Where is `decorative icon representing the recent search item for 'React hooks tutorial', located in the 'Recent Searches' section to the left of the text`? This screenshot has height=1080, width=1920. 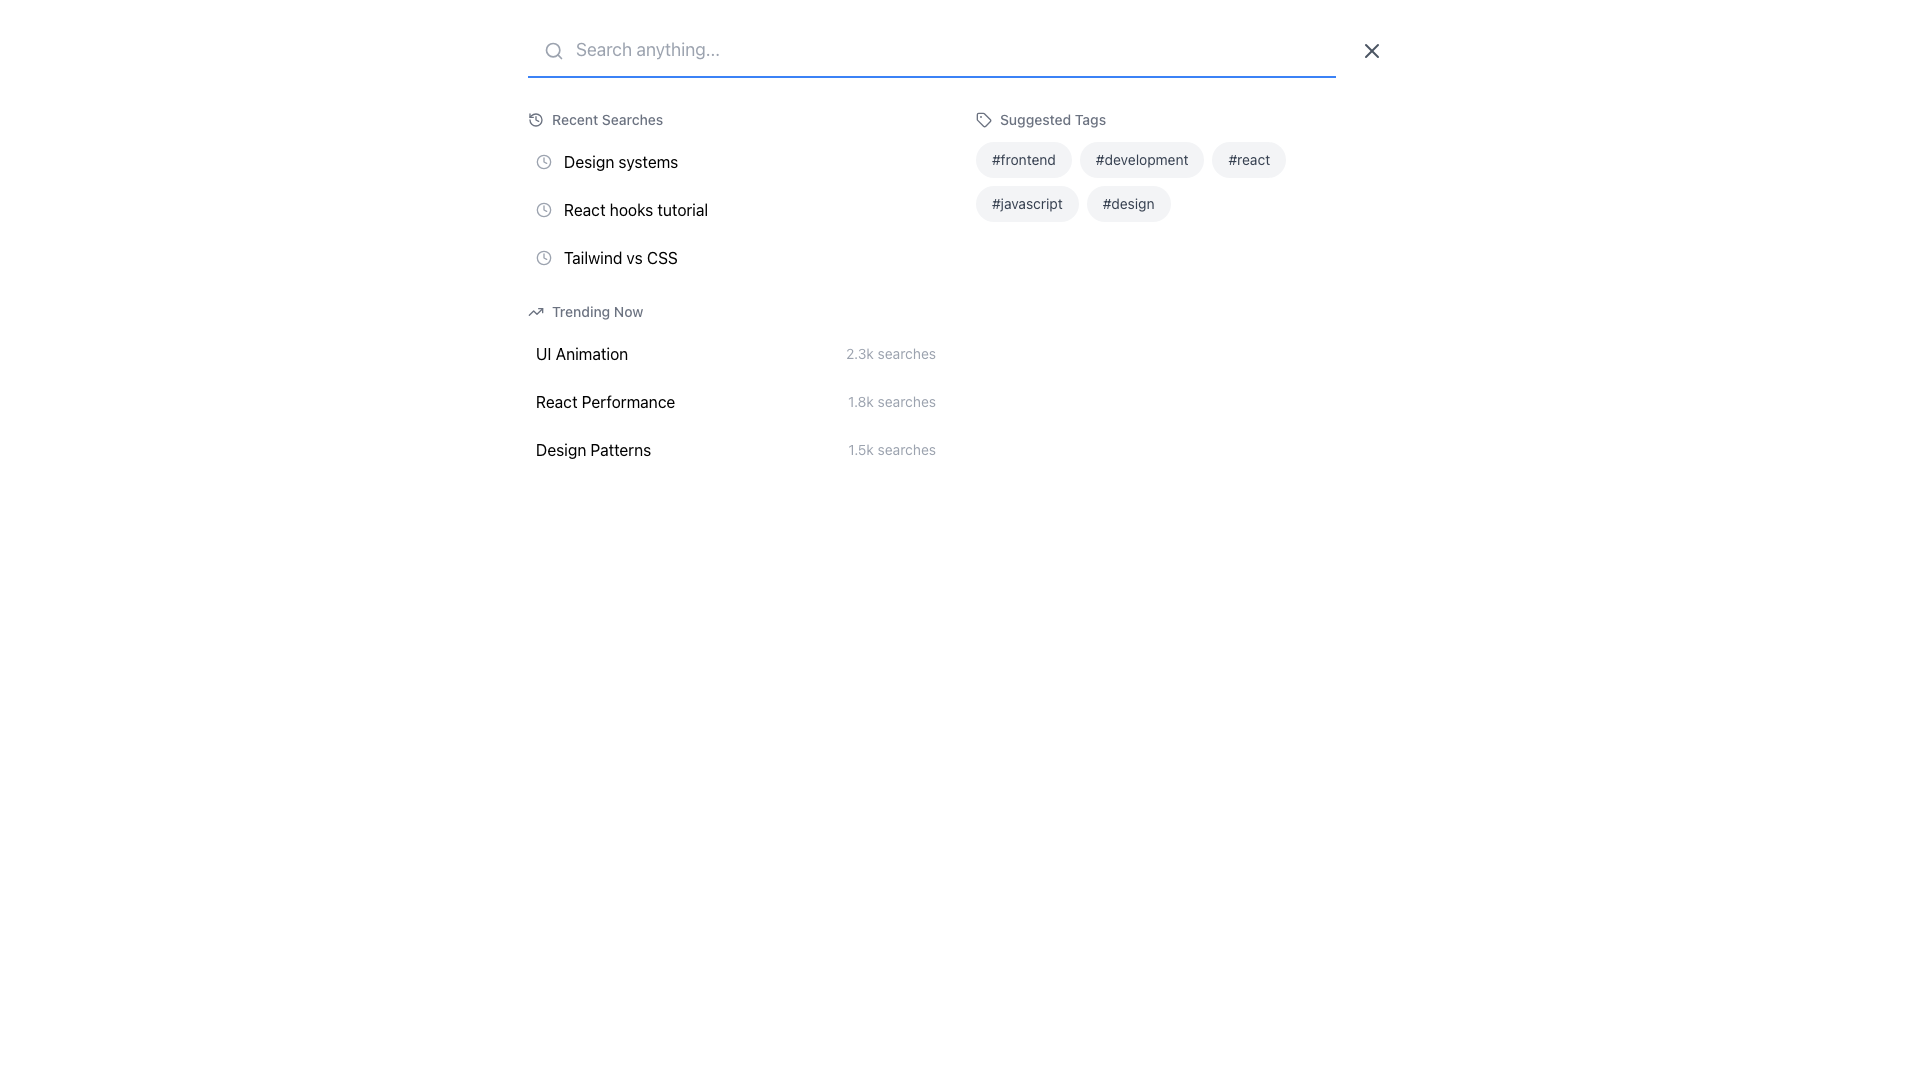
decorative icon representing the recent search item for 'React hooks tutorial', located in the 'Recent Searches' section to the left of the text is located at coordinates (543, 209).